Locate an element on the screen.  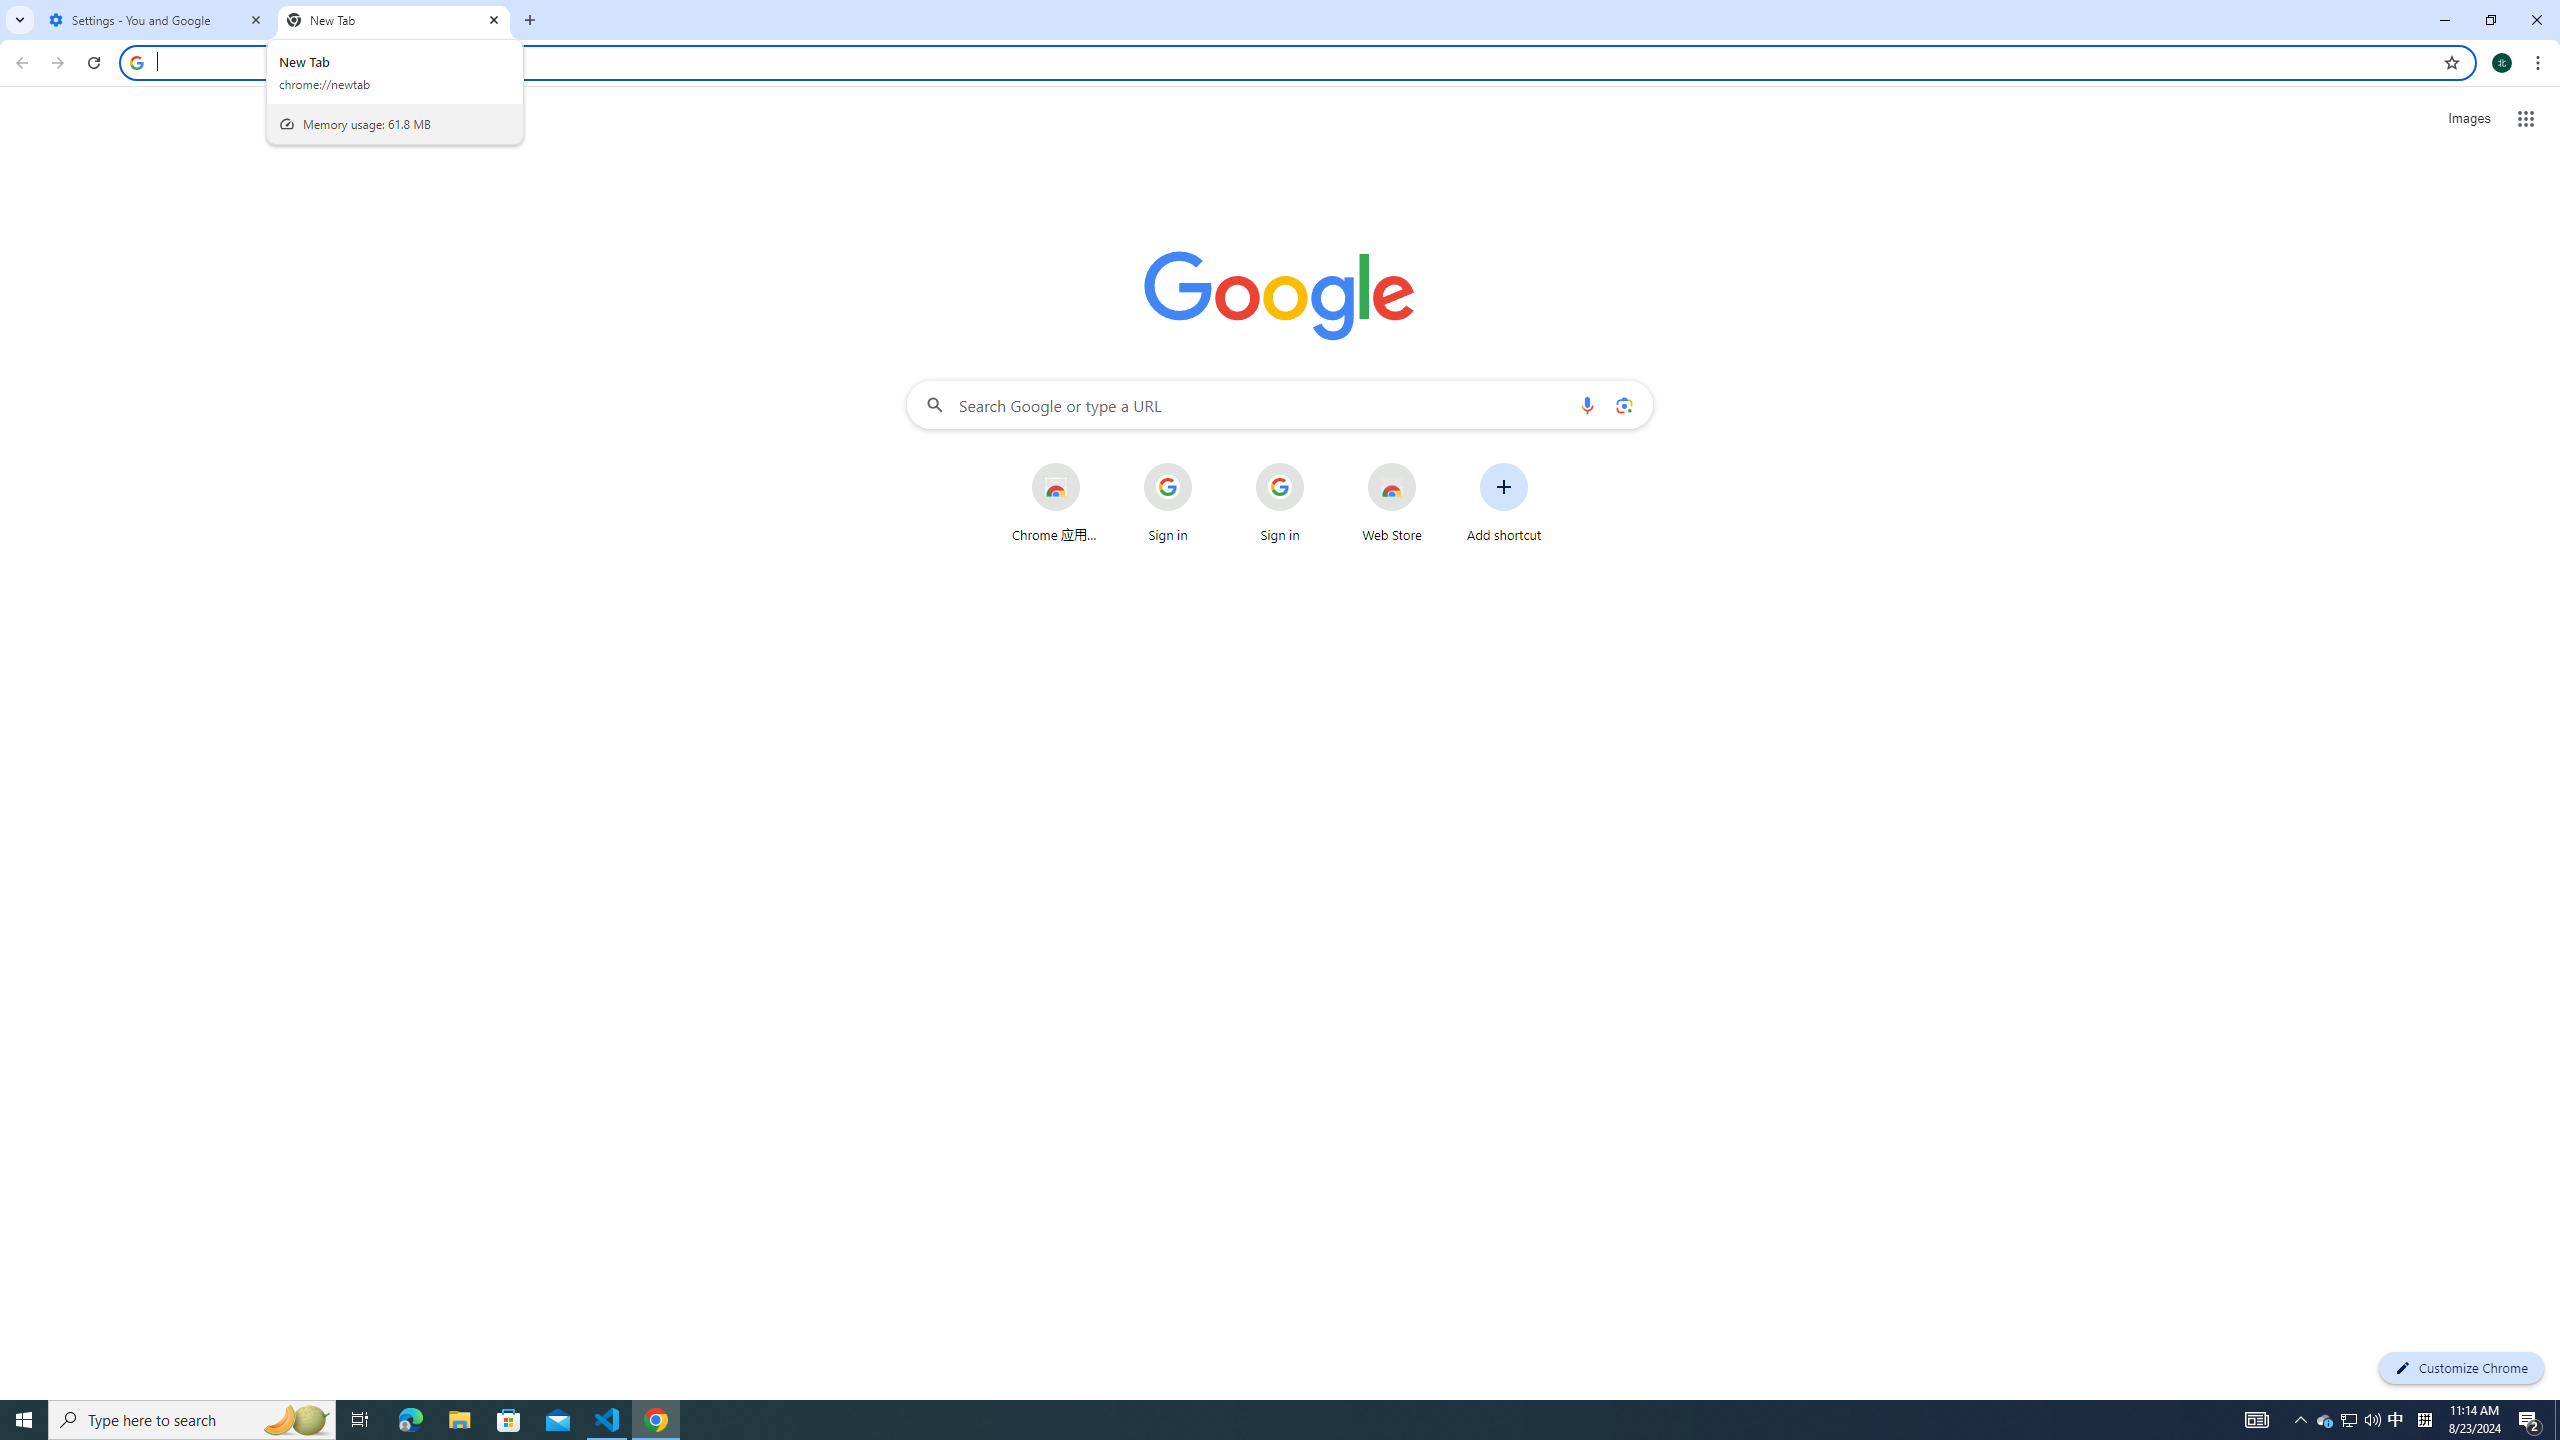
'Search for Images ' is located at coordinates (2469, 118).